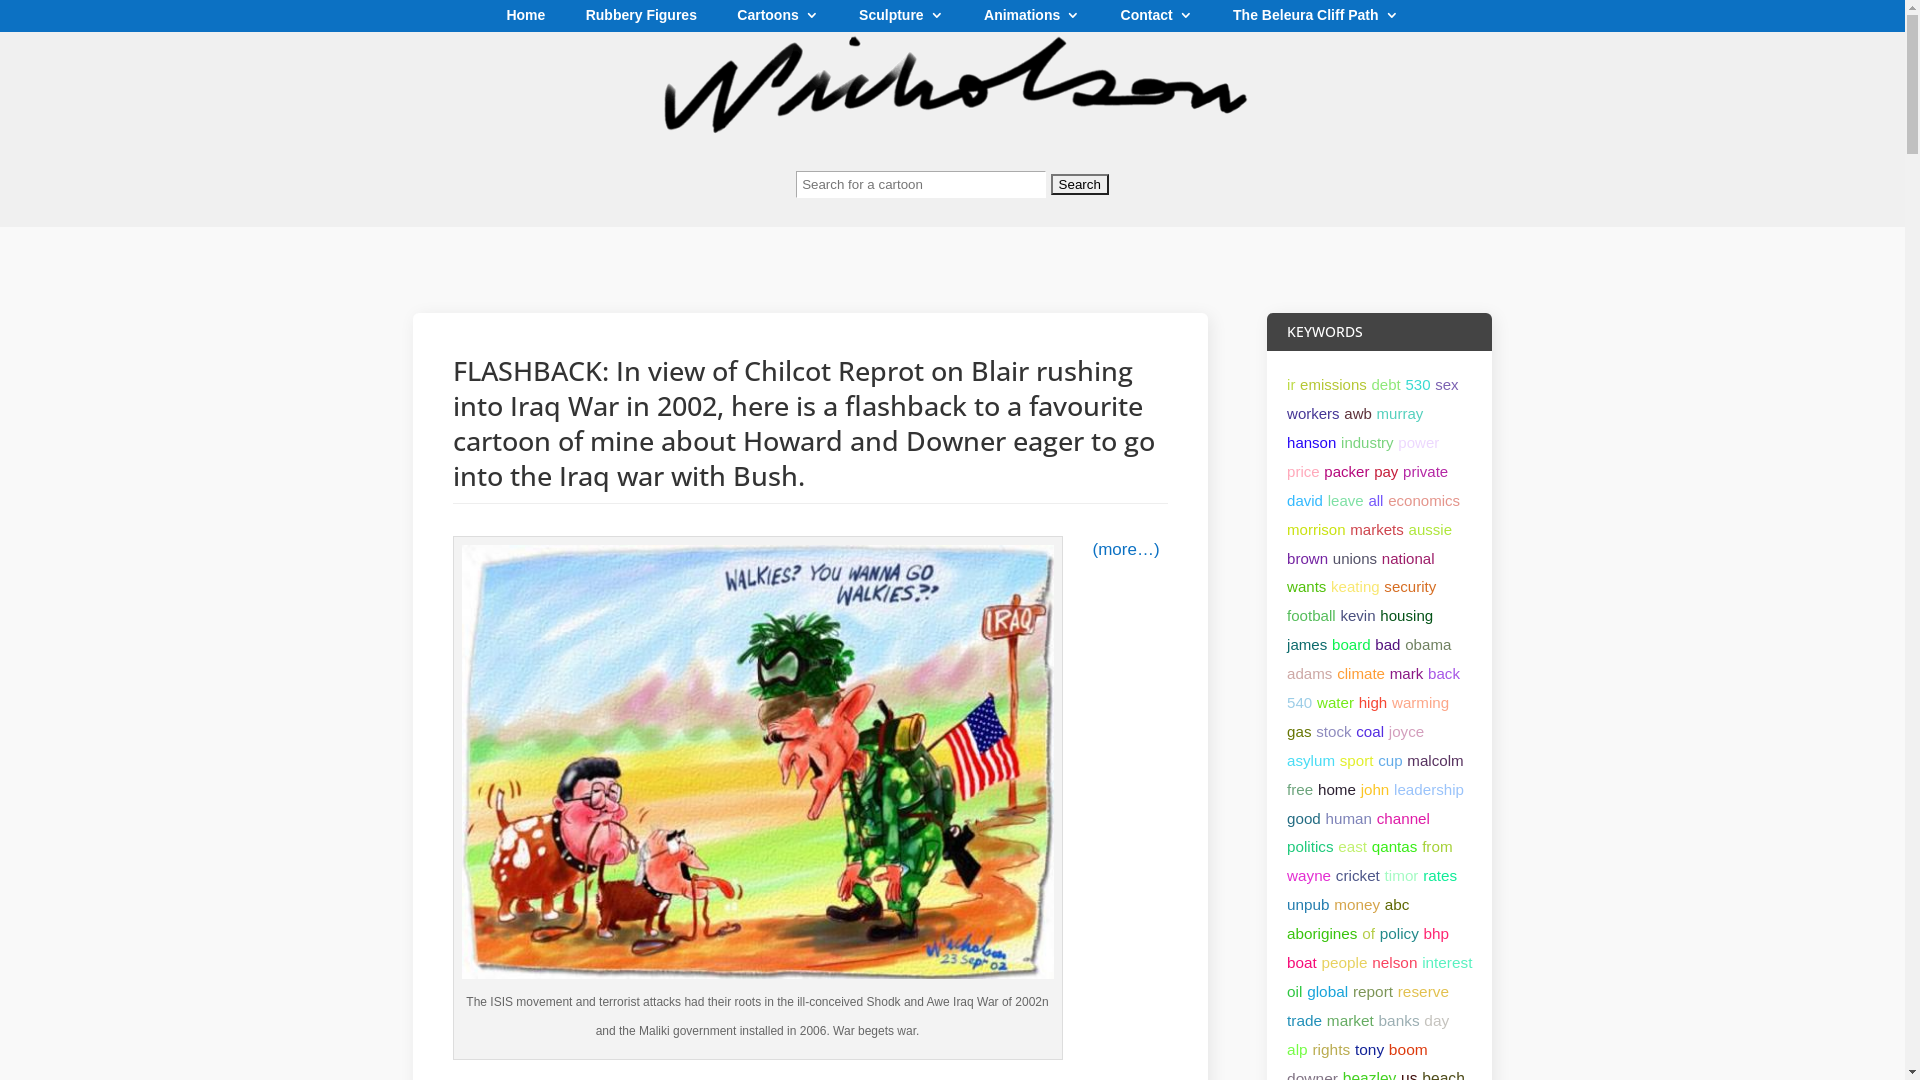  What do you see at coordinates (776, 20) in the screenshot?
I see `'Cartoons'` at bounding box center [776, 20].